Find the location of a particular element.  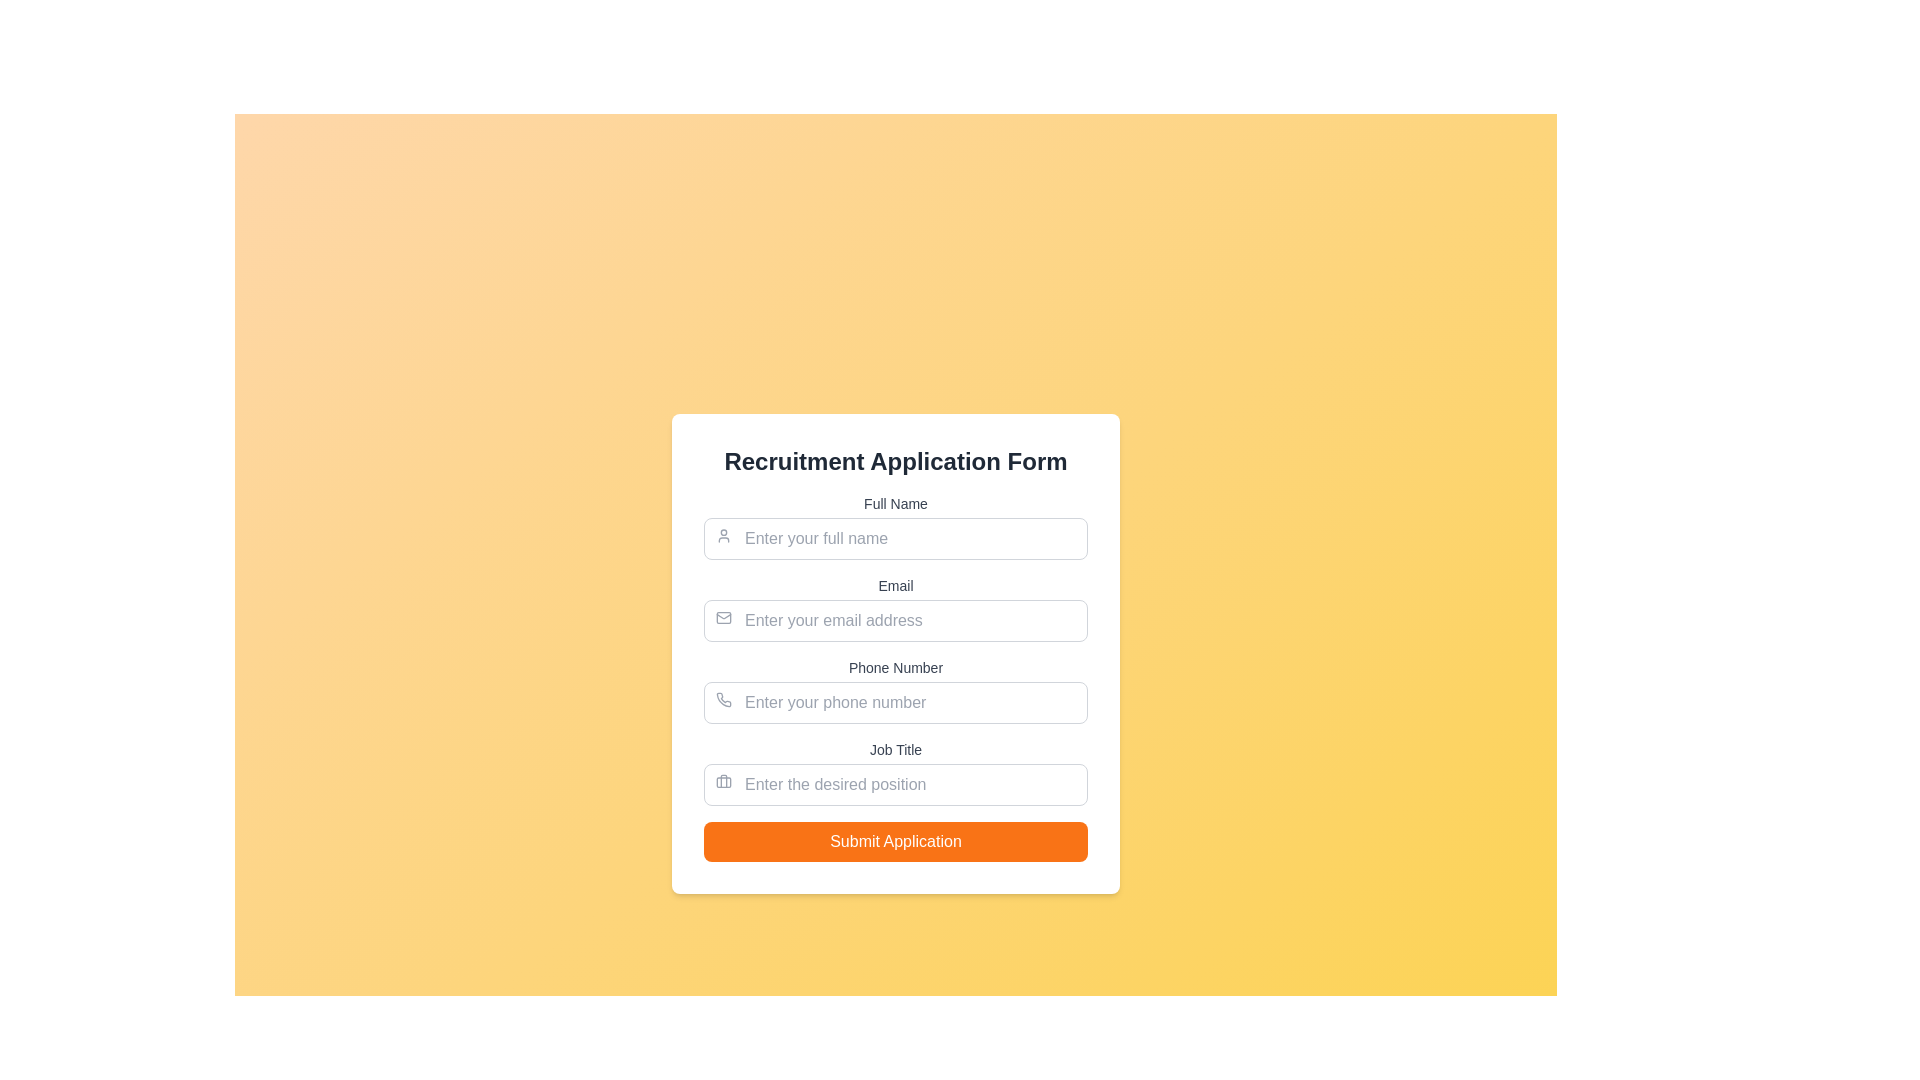

the email icon located at the beginning of the input field labeled 'Email', which visually indicates the nature of the adjacent input field is located at coordinates (723, 616).